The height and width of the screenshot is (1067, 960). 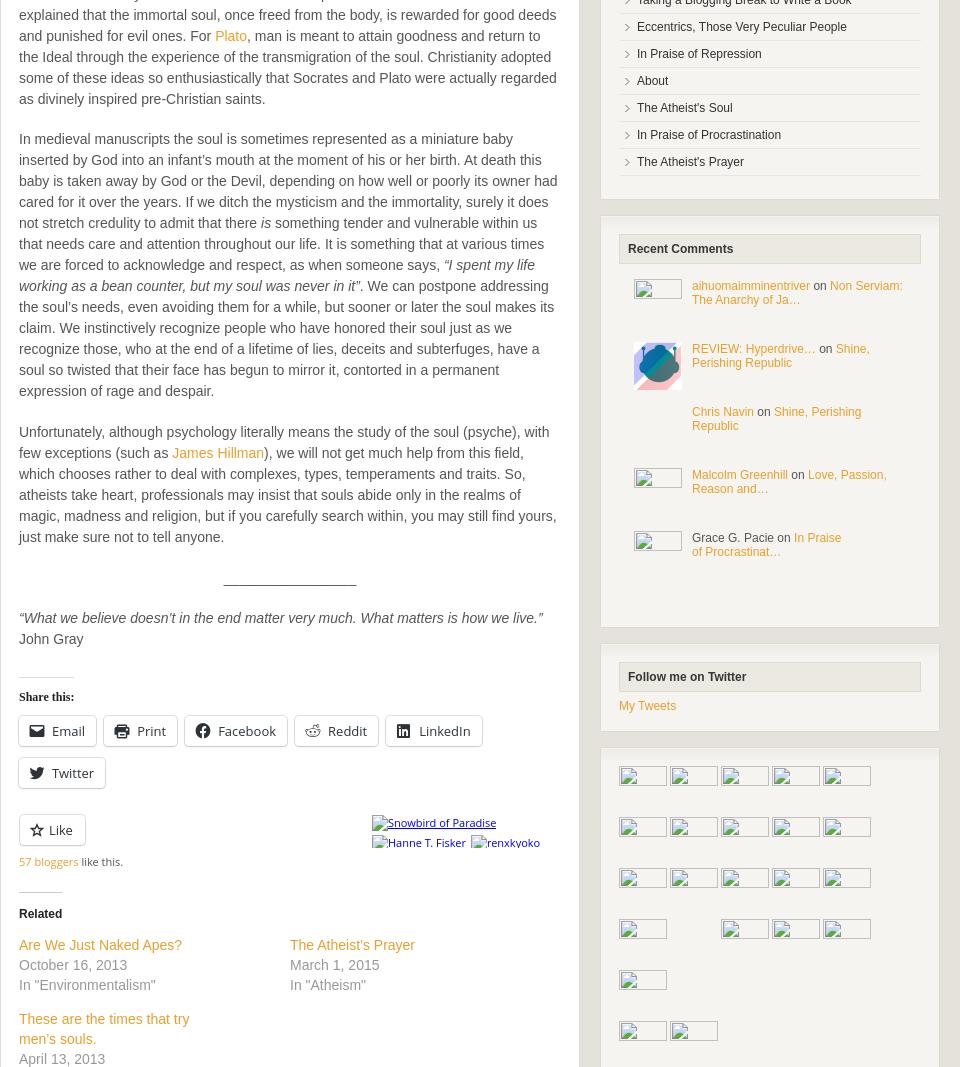 What do you see at coordinates (275, 275) in the screenshot?
I see `'“I spent my life working as a bean counter, but my soul was never in it”'` at bounding box center [275, 275].